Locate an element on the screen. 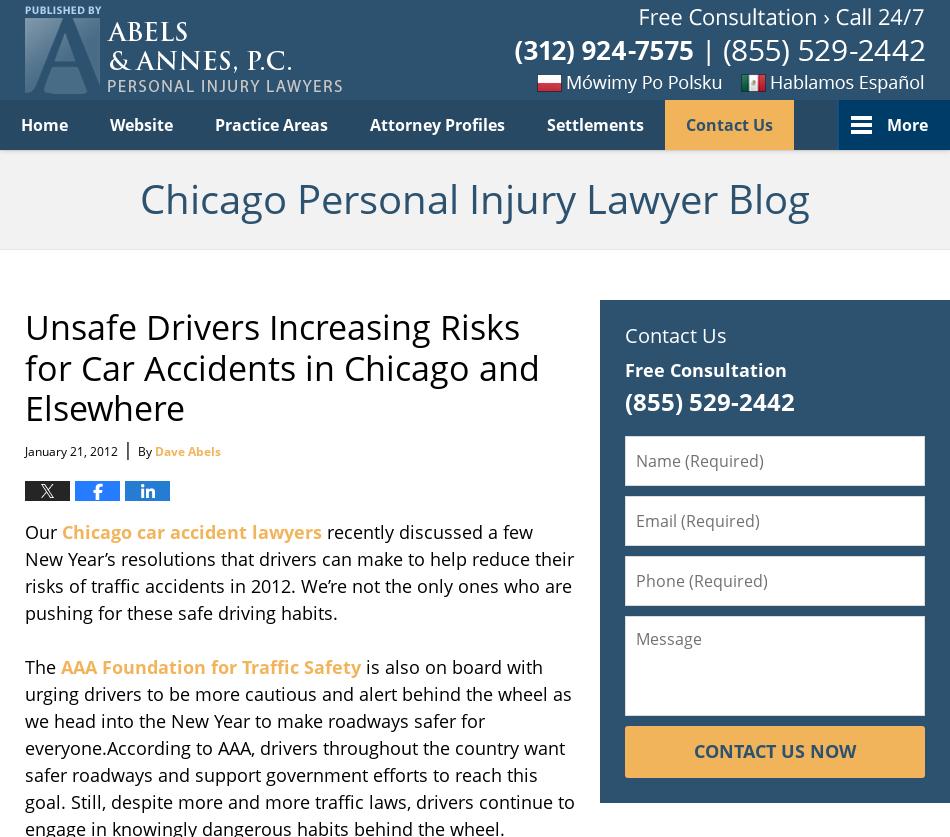 The height and width of the screenshot is (837, 950). 'The' is located at coordinates (43, 666).